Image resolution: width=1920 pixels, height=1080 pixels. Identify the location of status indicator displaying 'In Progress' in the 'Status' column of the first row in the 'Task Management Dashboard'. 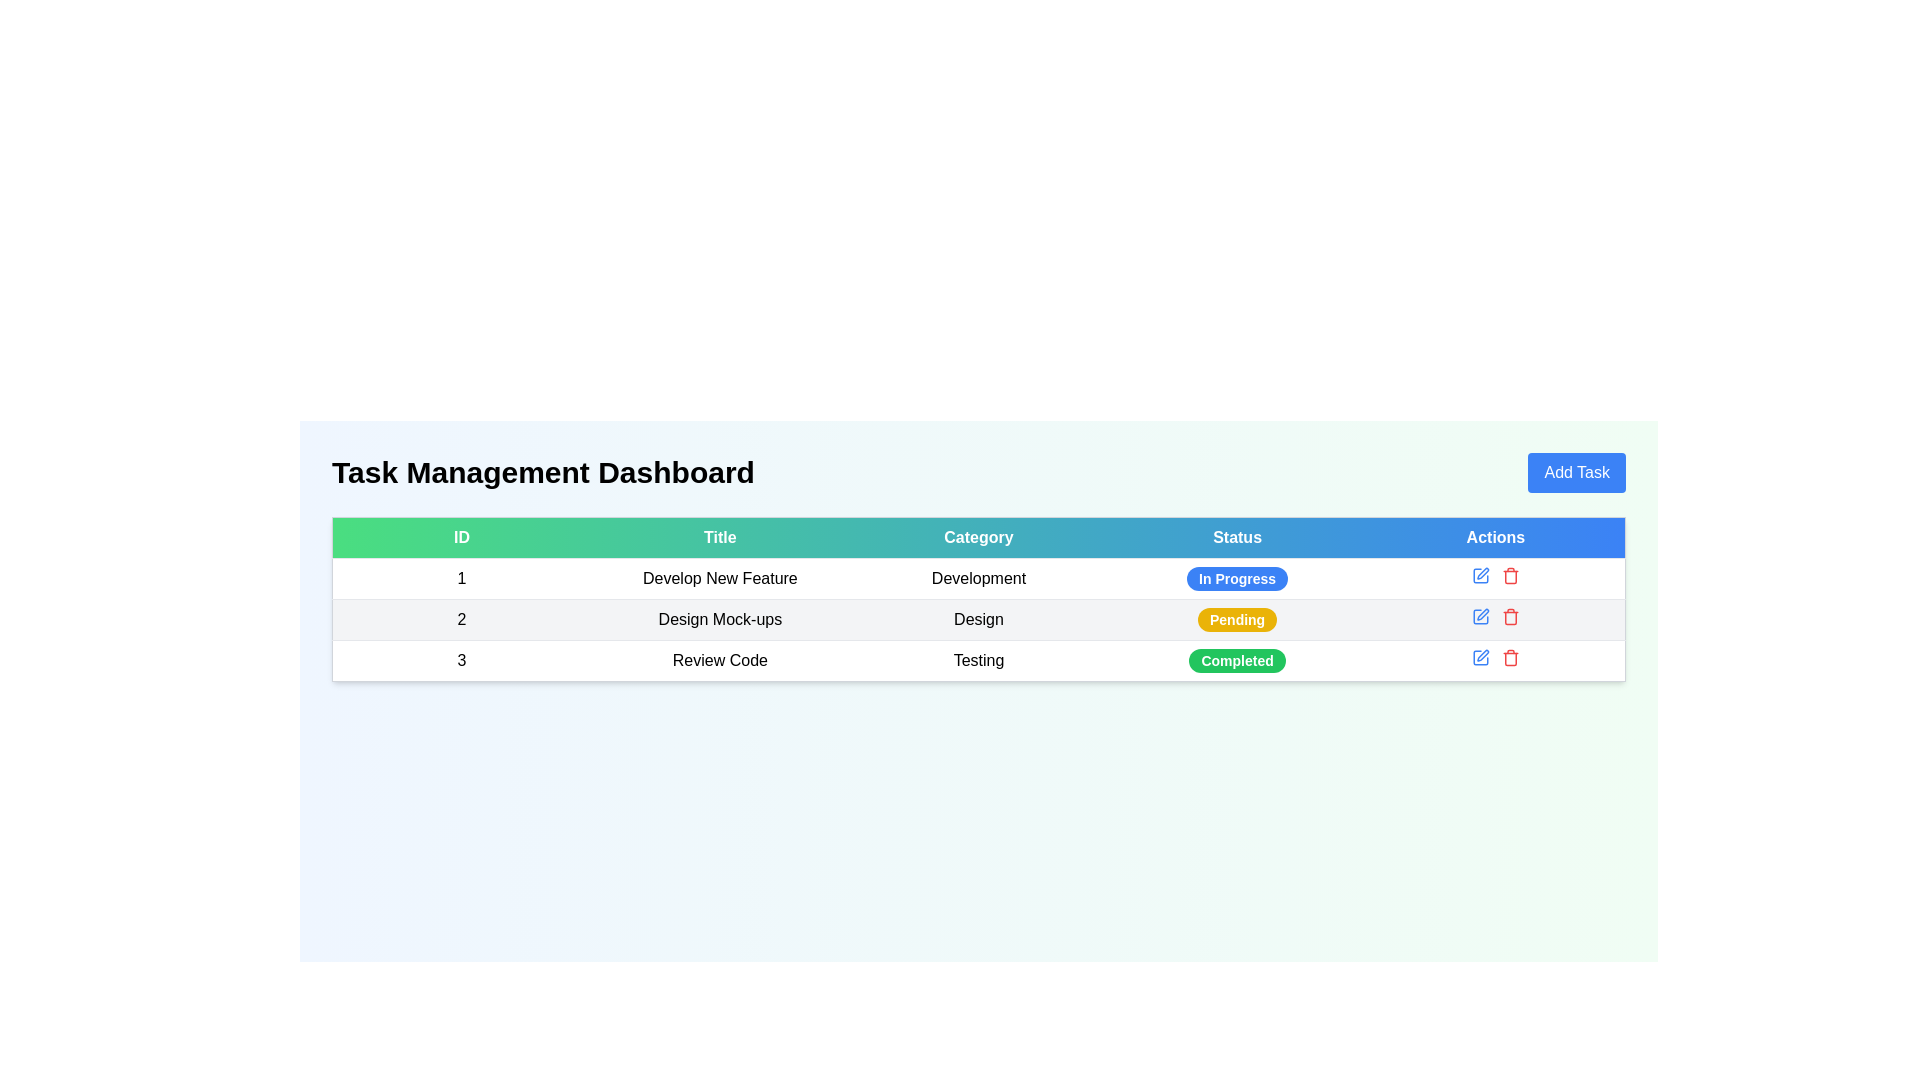
(1236, 578).